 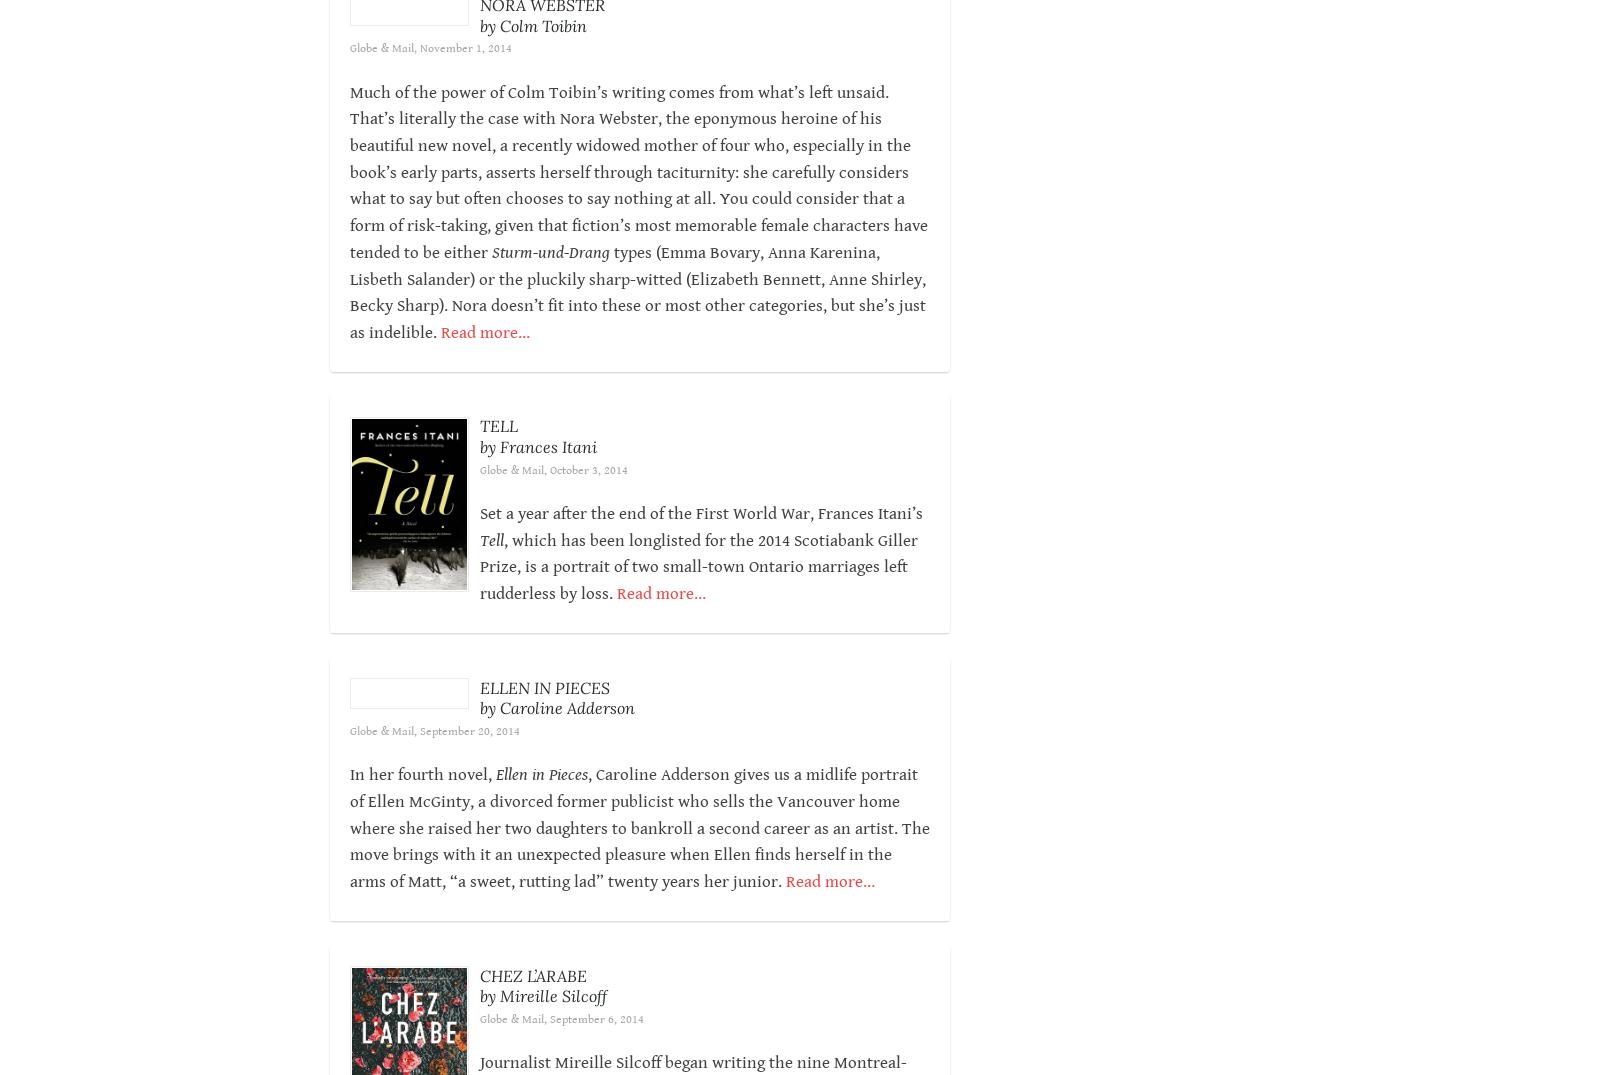 What do you see at coordinates (555, 734) in the screenshot?
I see `'by Caroline Adderson'` at bounding box center [555, 734].